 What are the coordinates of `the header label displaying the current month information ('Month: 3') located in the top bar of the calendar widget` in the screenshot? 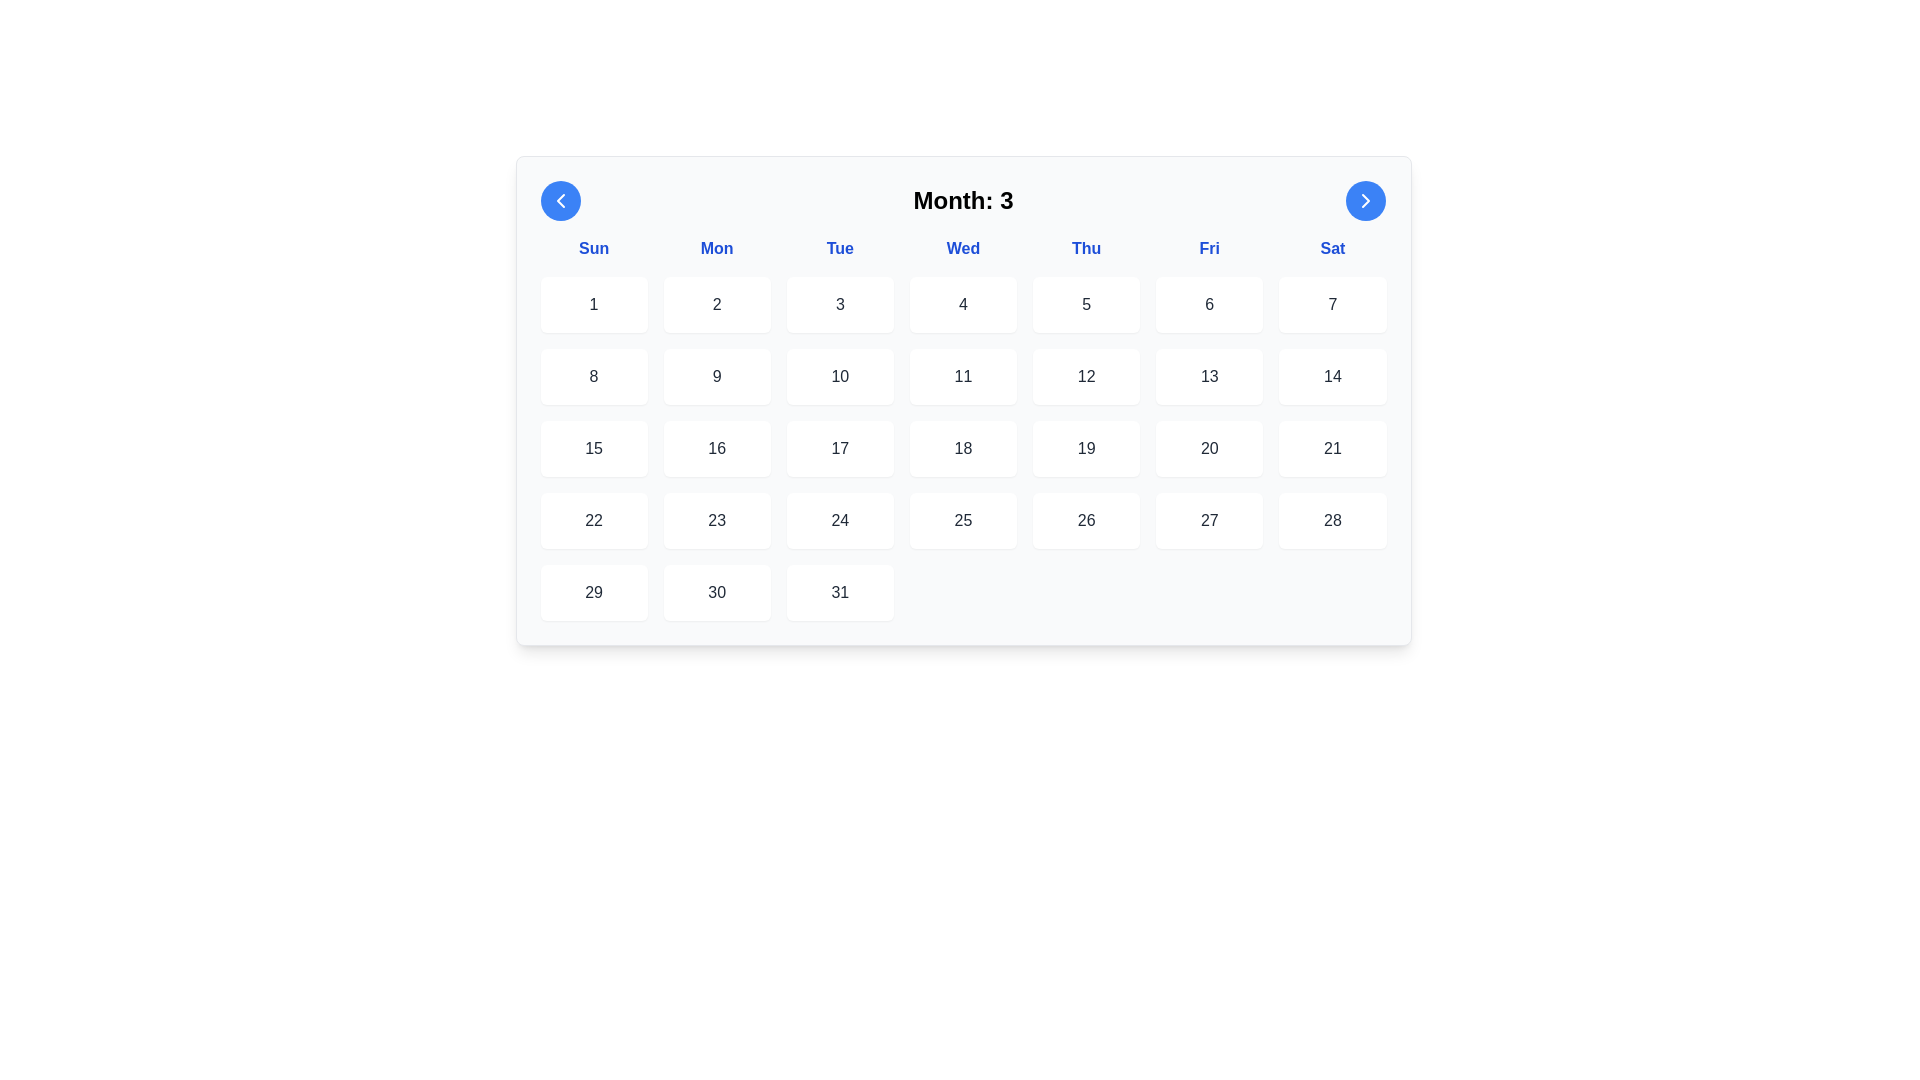 It's located at (963, 200).